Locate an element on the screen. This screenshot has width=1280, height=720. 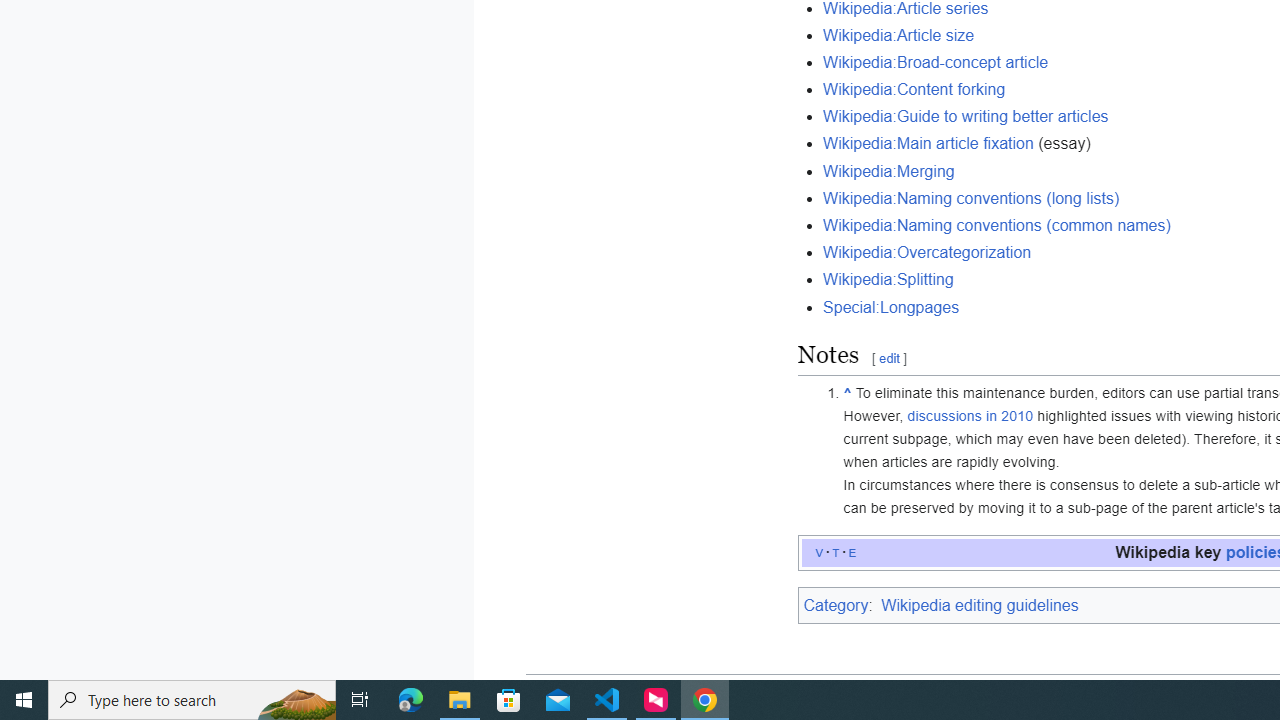
'e' is located at coordinates (852, 552).